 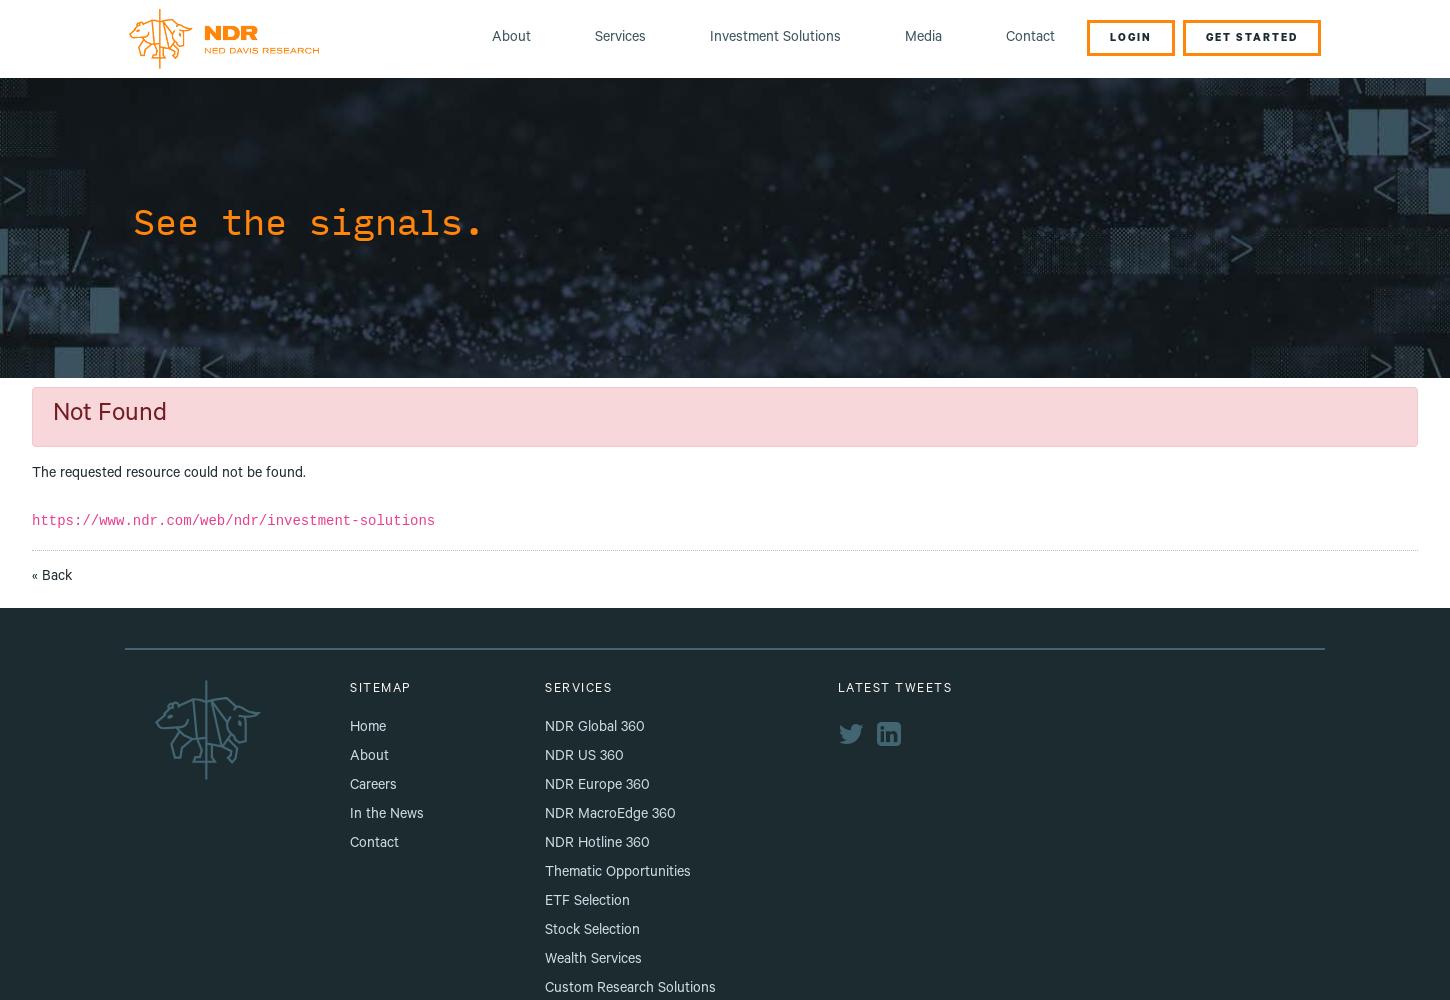 I want to click on 'Wealth Services', so click(x=593, y=959).